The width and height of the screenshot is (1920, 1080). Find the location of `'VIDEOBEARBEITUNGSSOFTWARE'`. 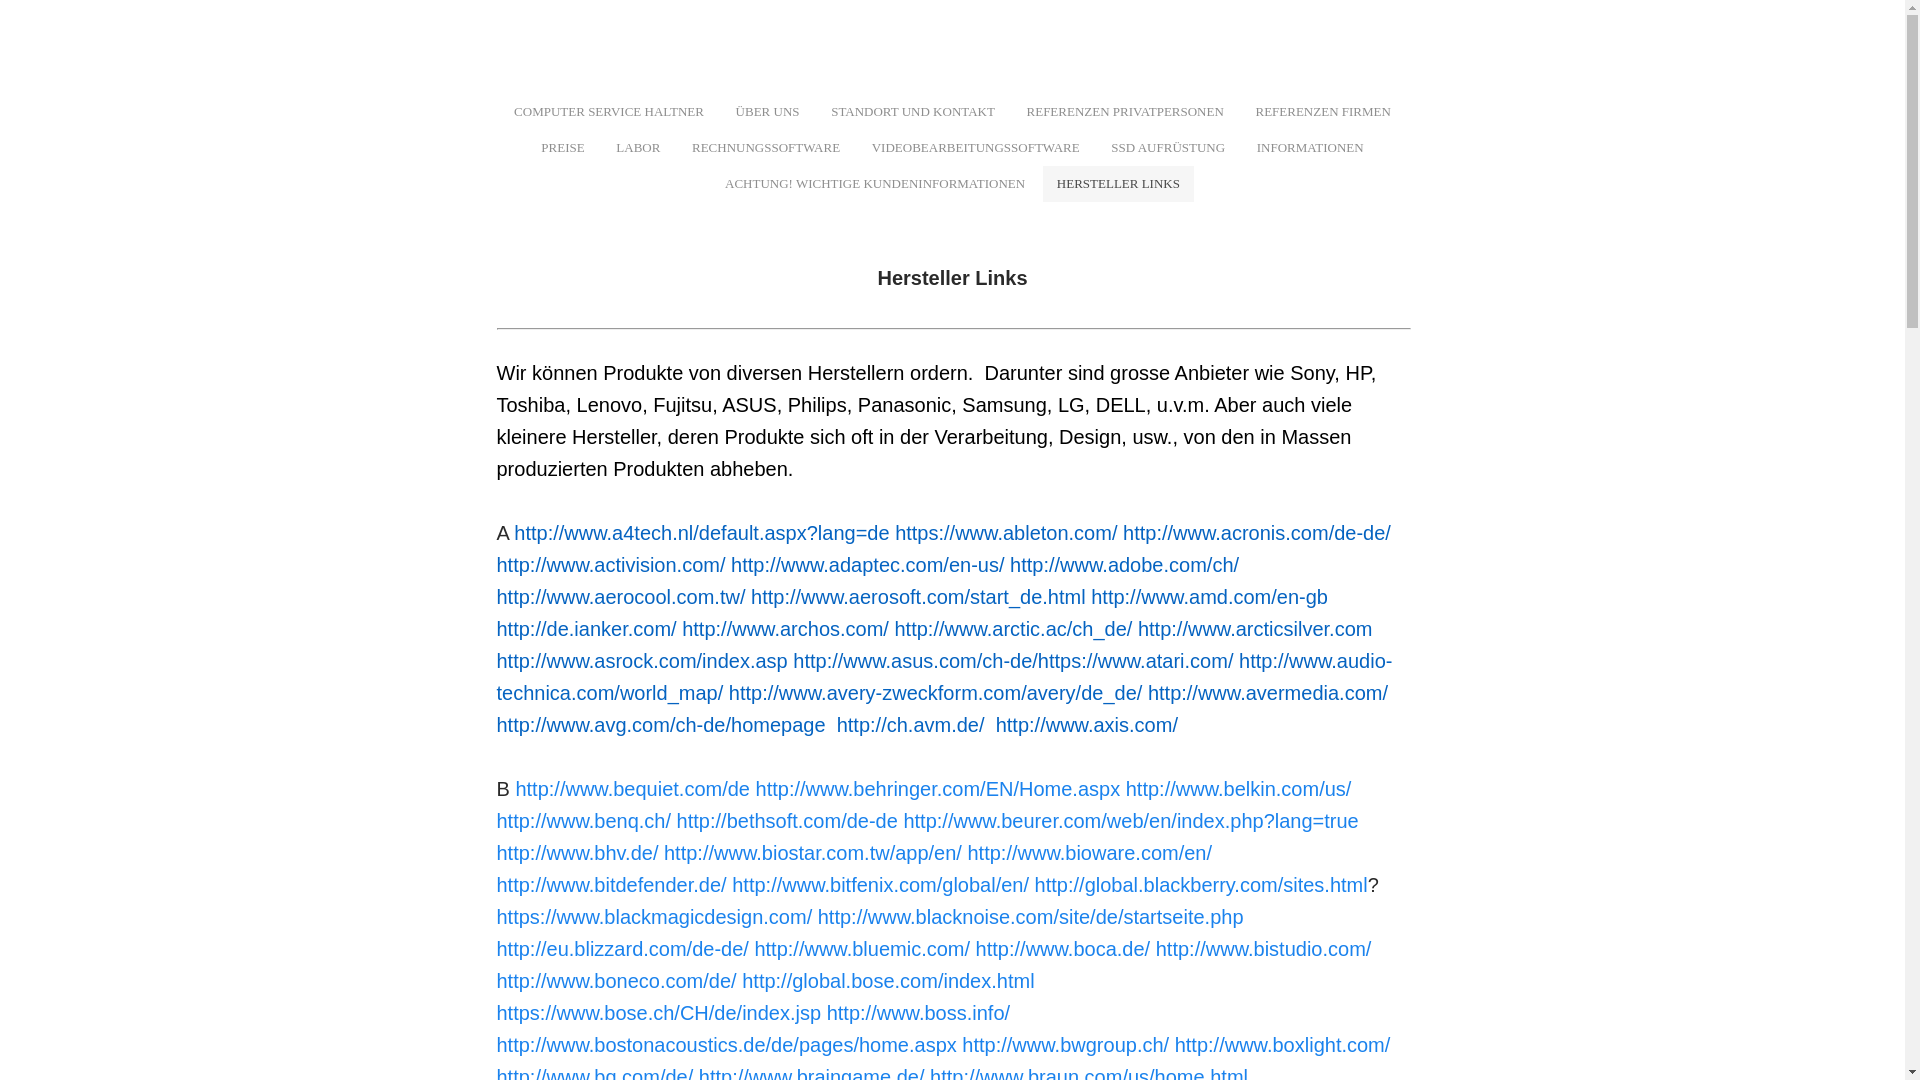

'VIDEOBEARBEITUNGSSOFTWARE' is located at coordinates (975, 146).